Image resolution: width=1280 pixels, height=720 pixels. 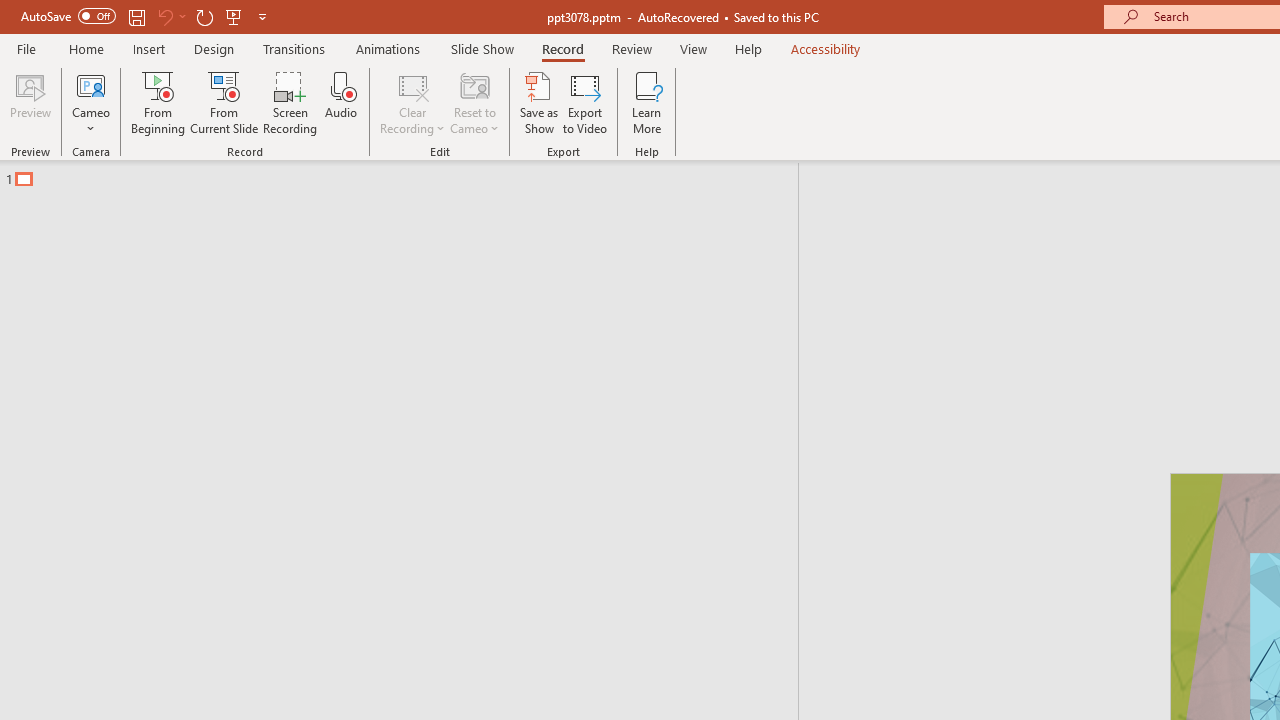 I want to click on 'Reset to Cameo', so click(x=473, y=103).